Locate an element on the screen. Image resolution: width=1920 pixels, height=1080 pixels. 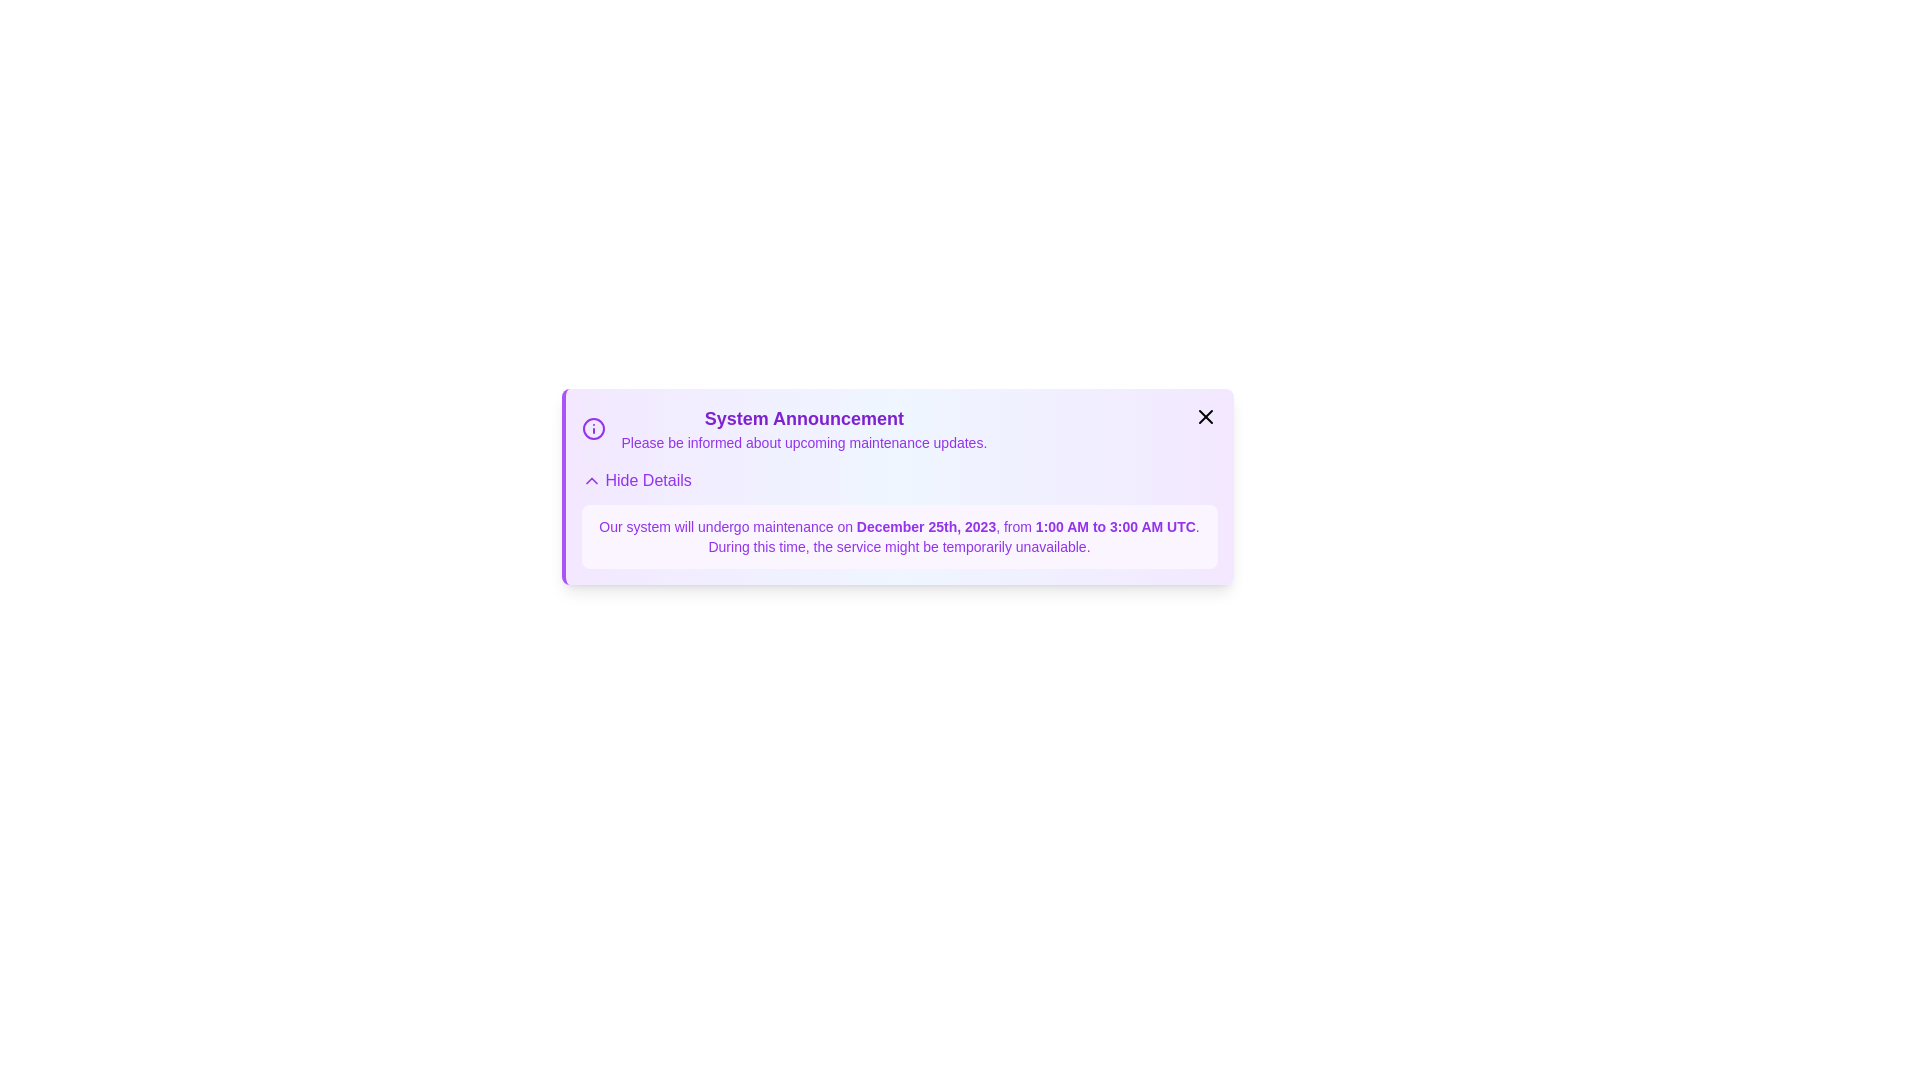
the toggle button located in the 'System Announcement' information panel is located at coordinates (635, 481).